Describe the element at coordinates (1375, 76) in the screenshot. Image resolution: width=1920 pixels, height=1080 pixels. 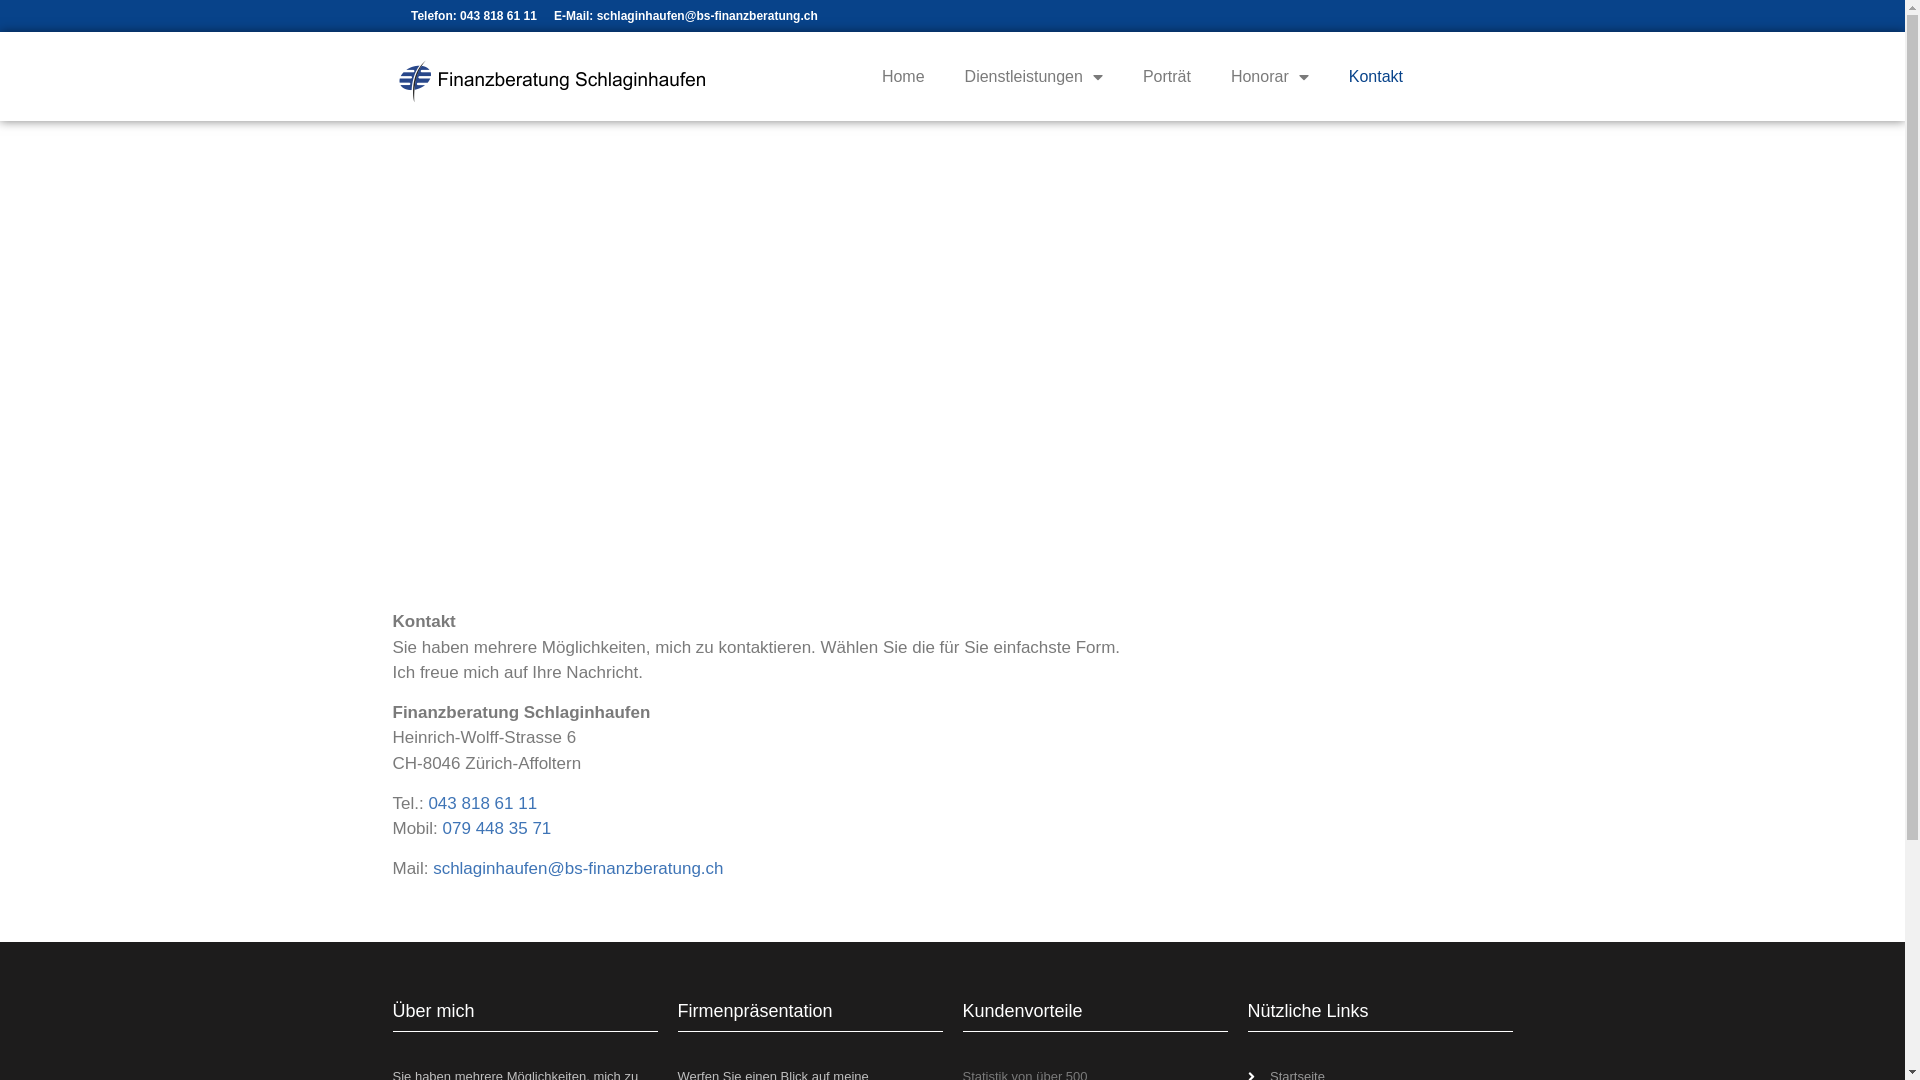
I see `'Kontakt'` at that location.